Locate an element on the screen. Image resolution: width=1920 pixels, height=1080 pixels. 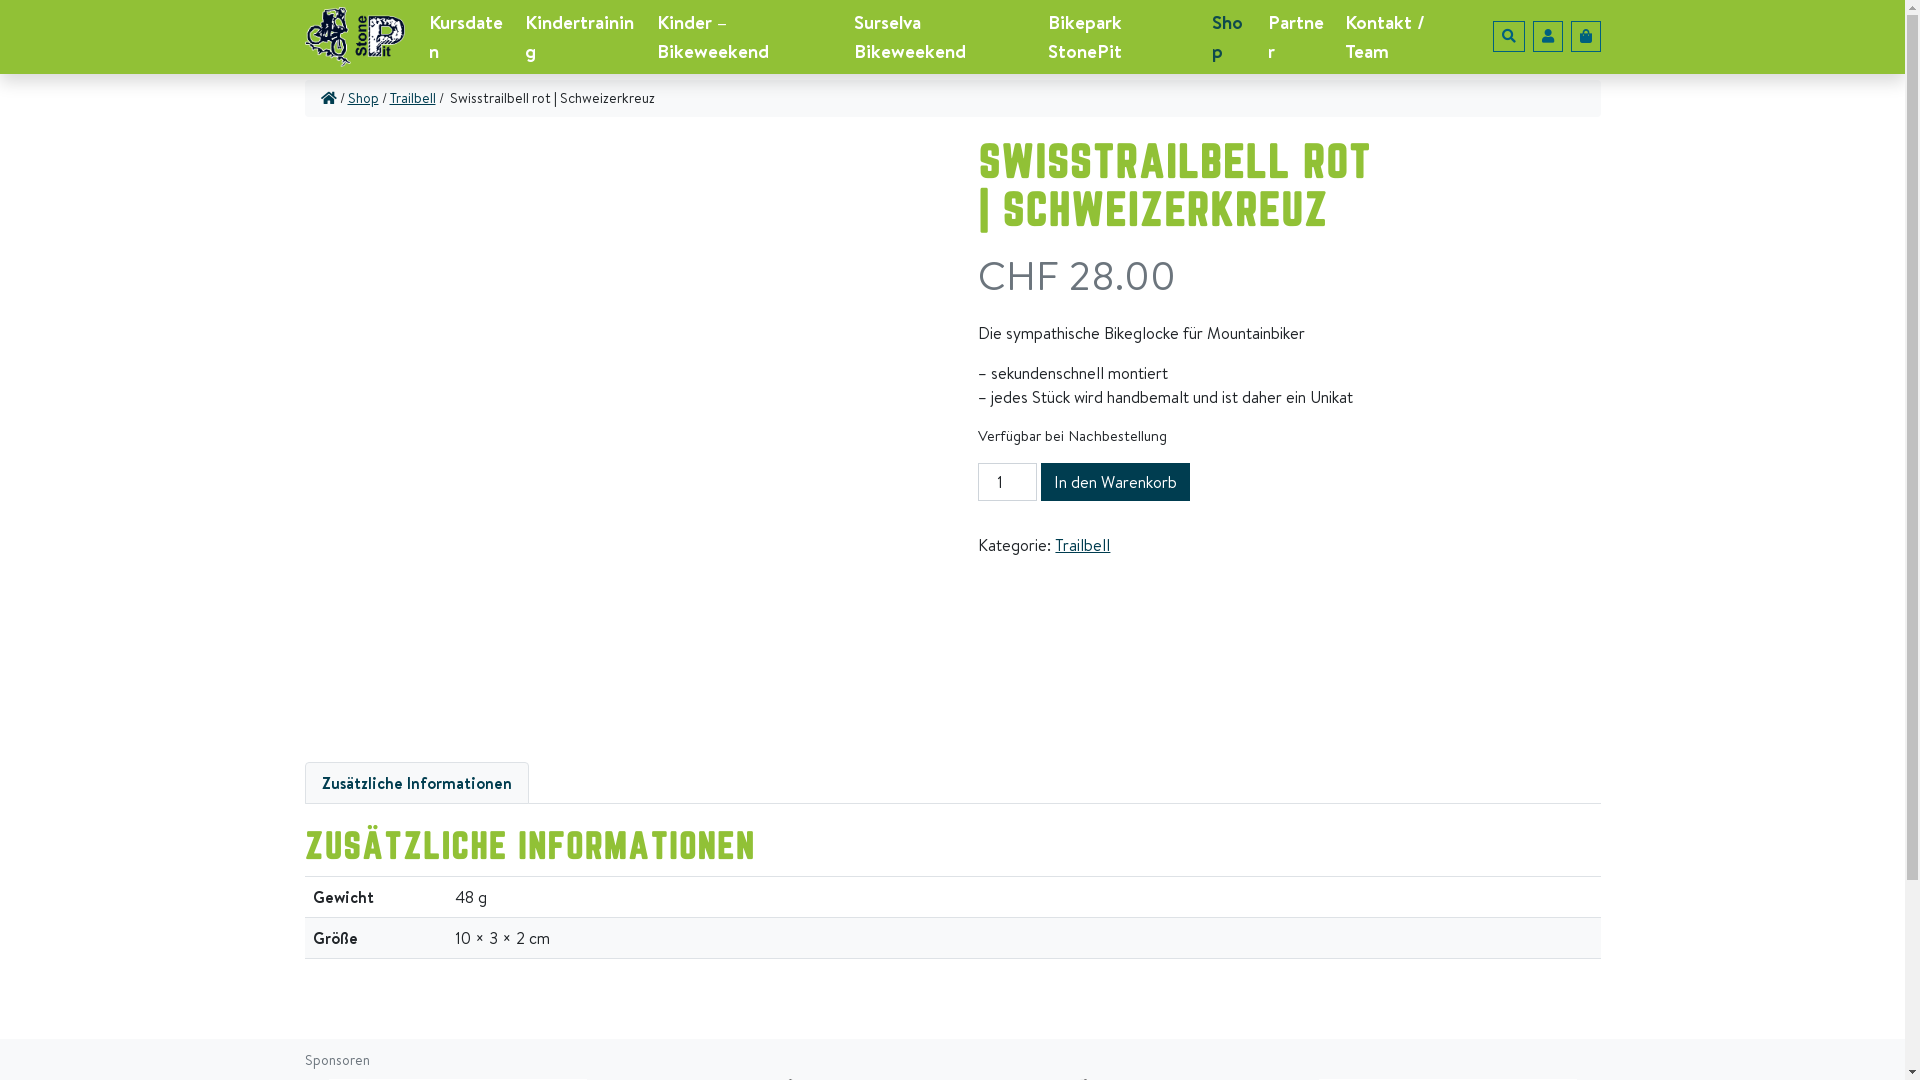
'Bikepark StonePit' is located at coordinates (1122, 37).